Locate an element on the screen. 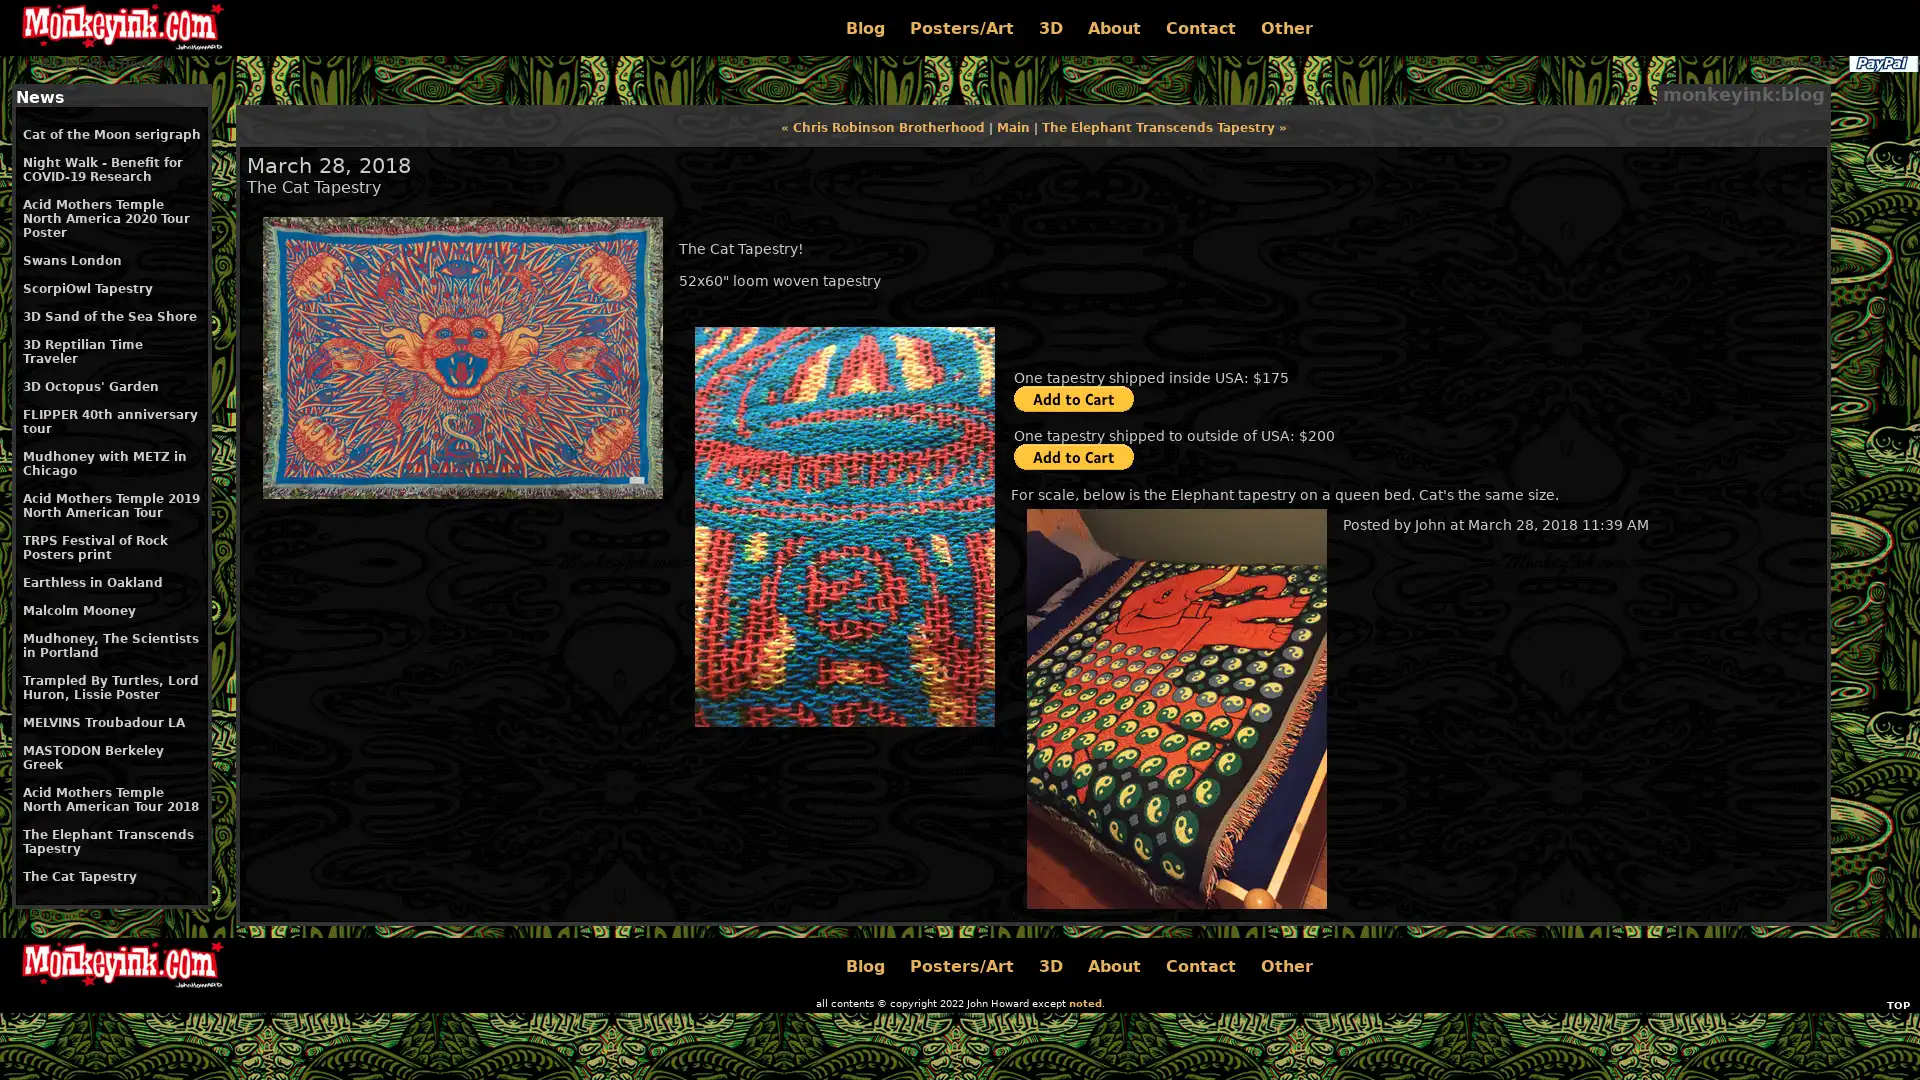 This screenshot has height=1080, width=1920. PayPal - The safer, easier way to pay online! is located at coordinates (1073, 398).